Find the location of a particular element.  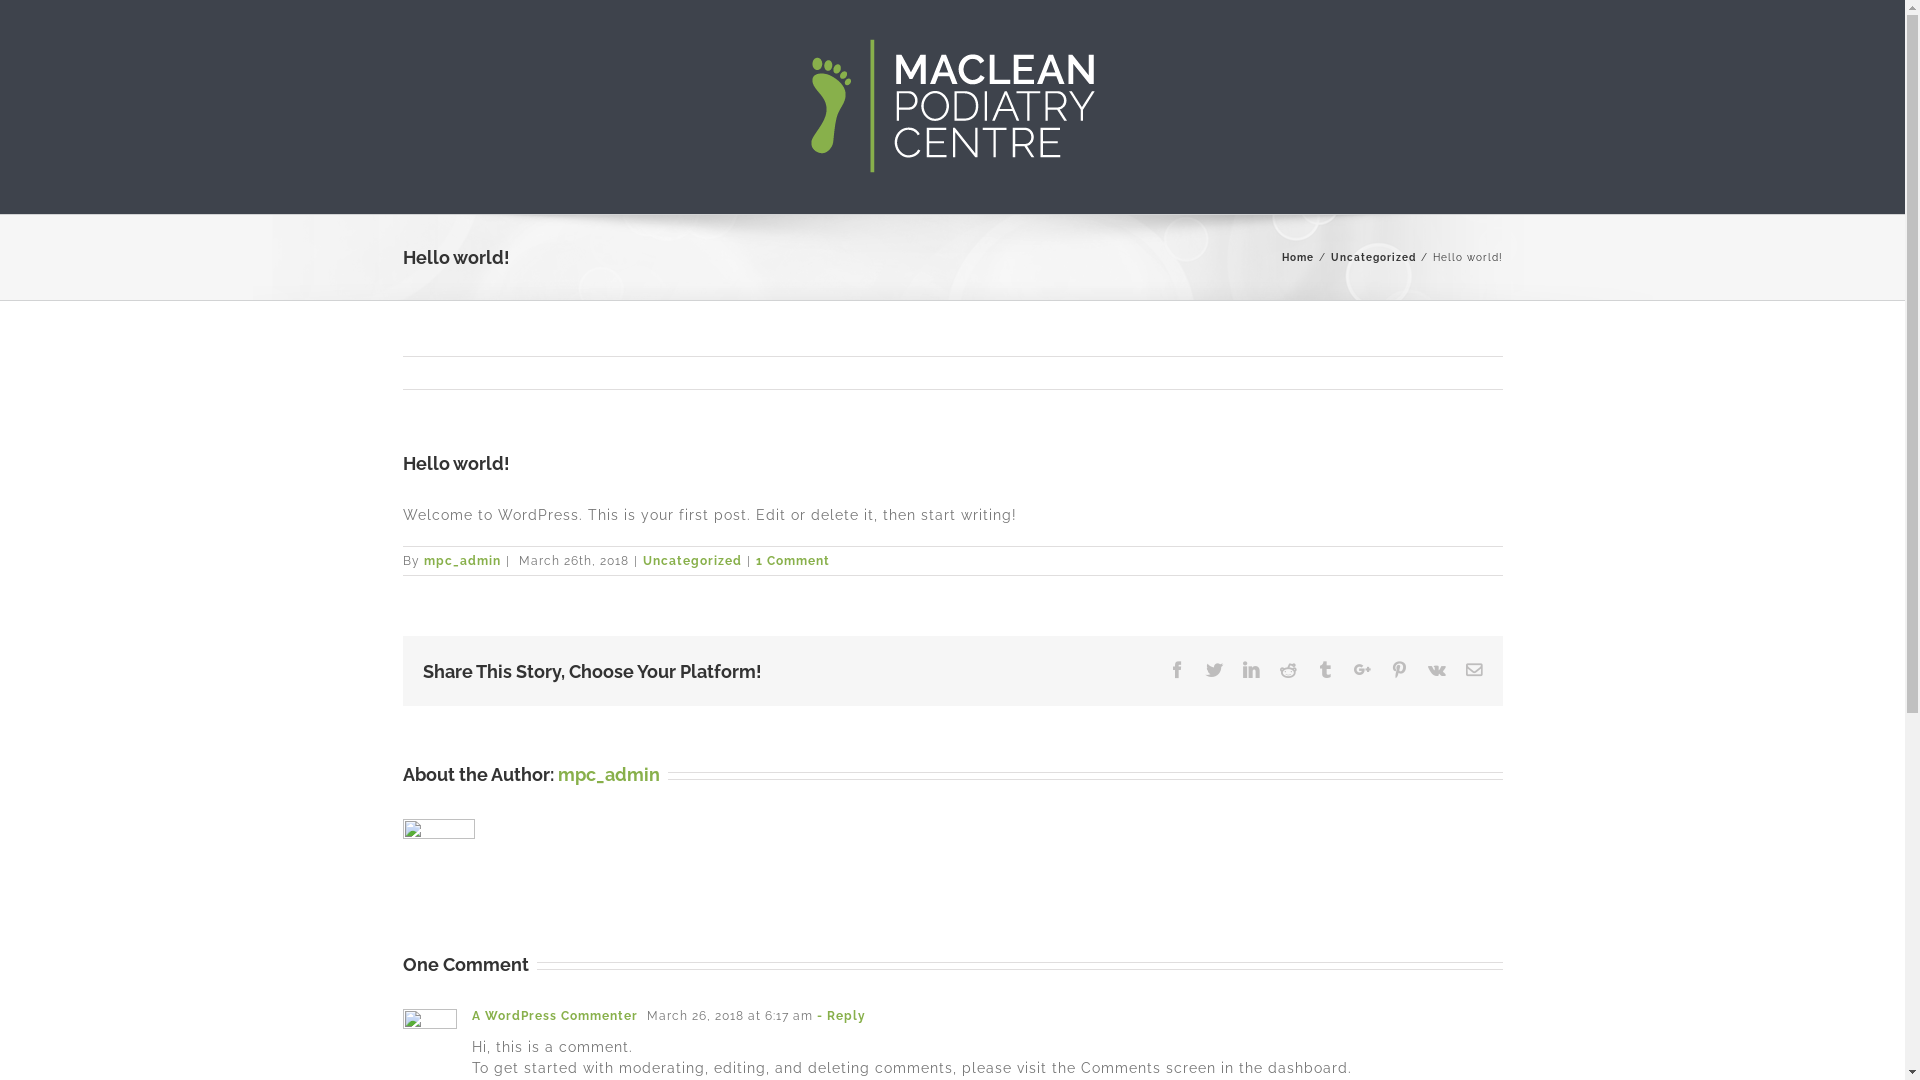

'Uncategorized' is located at coordinates (691, 560).